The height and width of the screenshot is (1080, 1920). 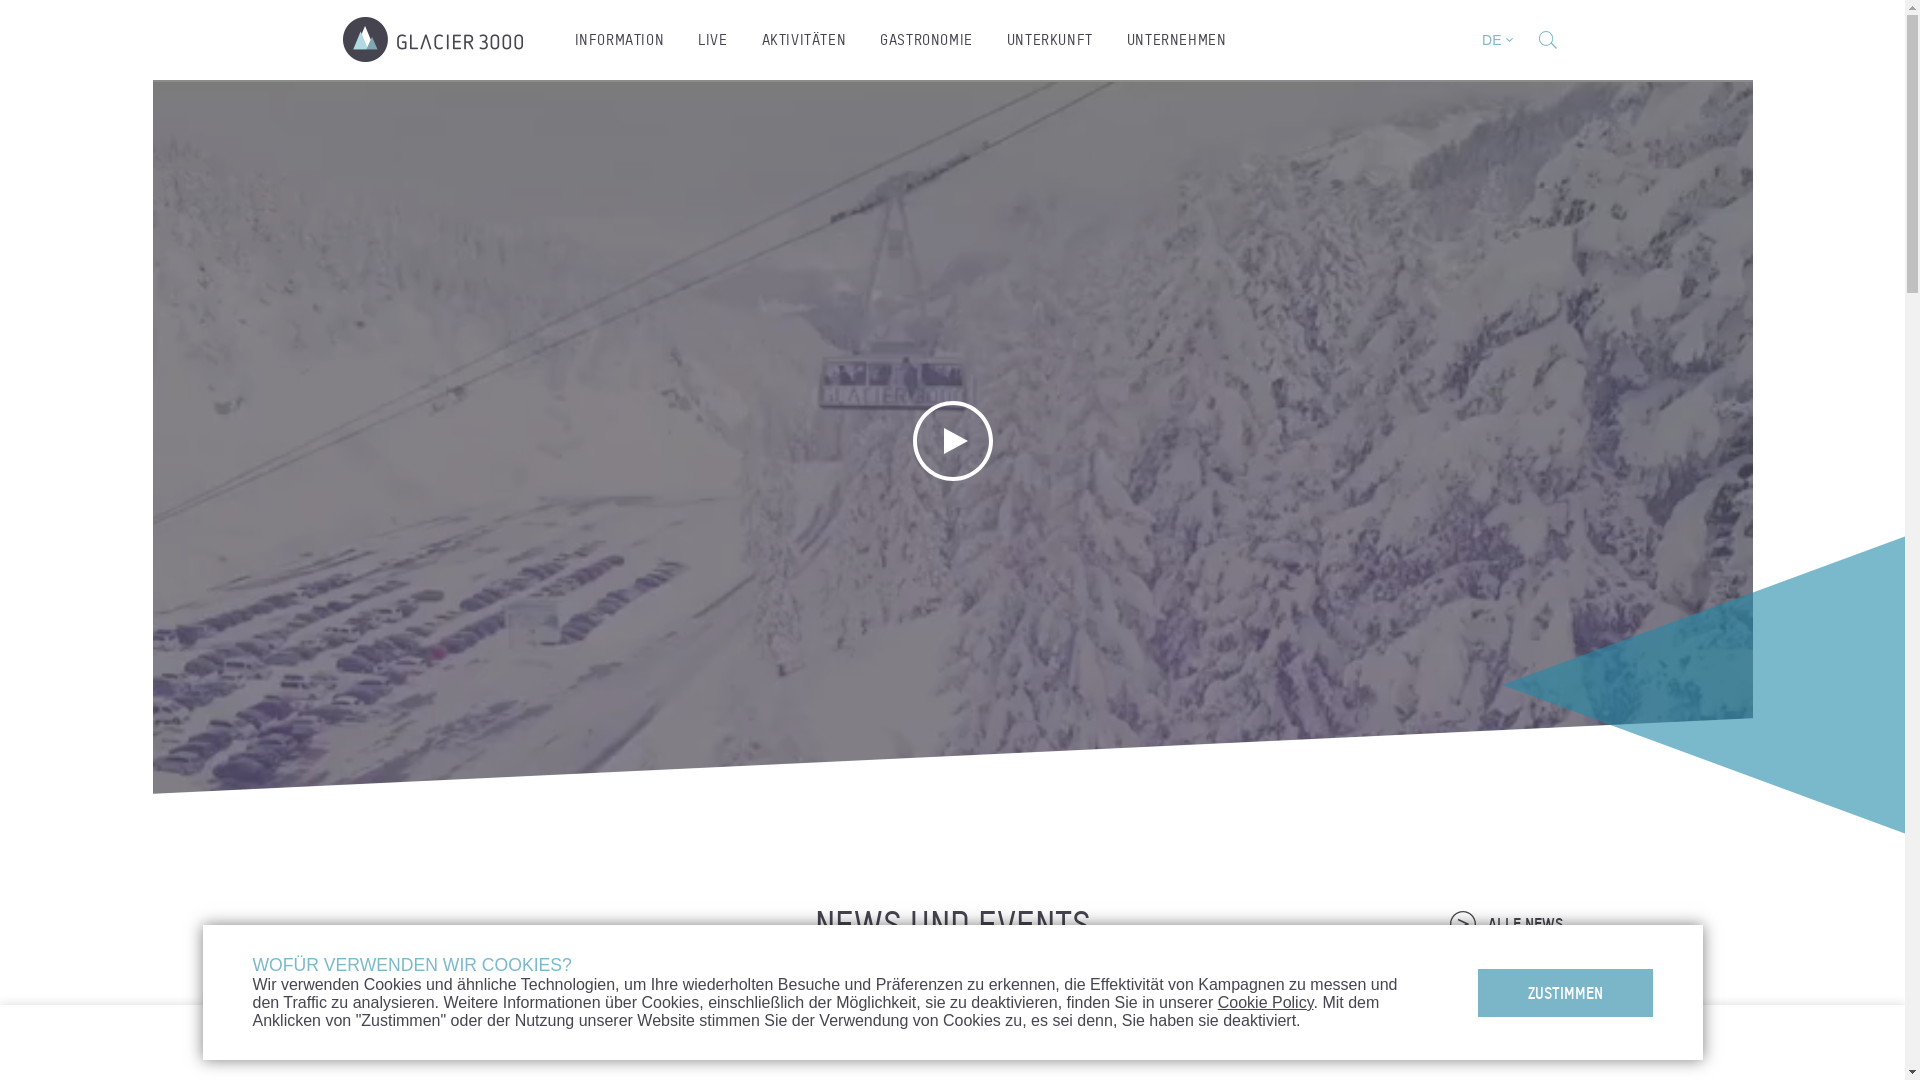 I want to click on ' ALLE NEWS', so click(x=1505, y=924).